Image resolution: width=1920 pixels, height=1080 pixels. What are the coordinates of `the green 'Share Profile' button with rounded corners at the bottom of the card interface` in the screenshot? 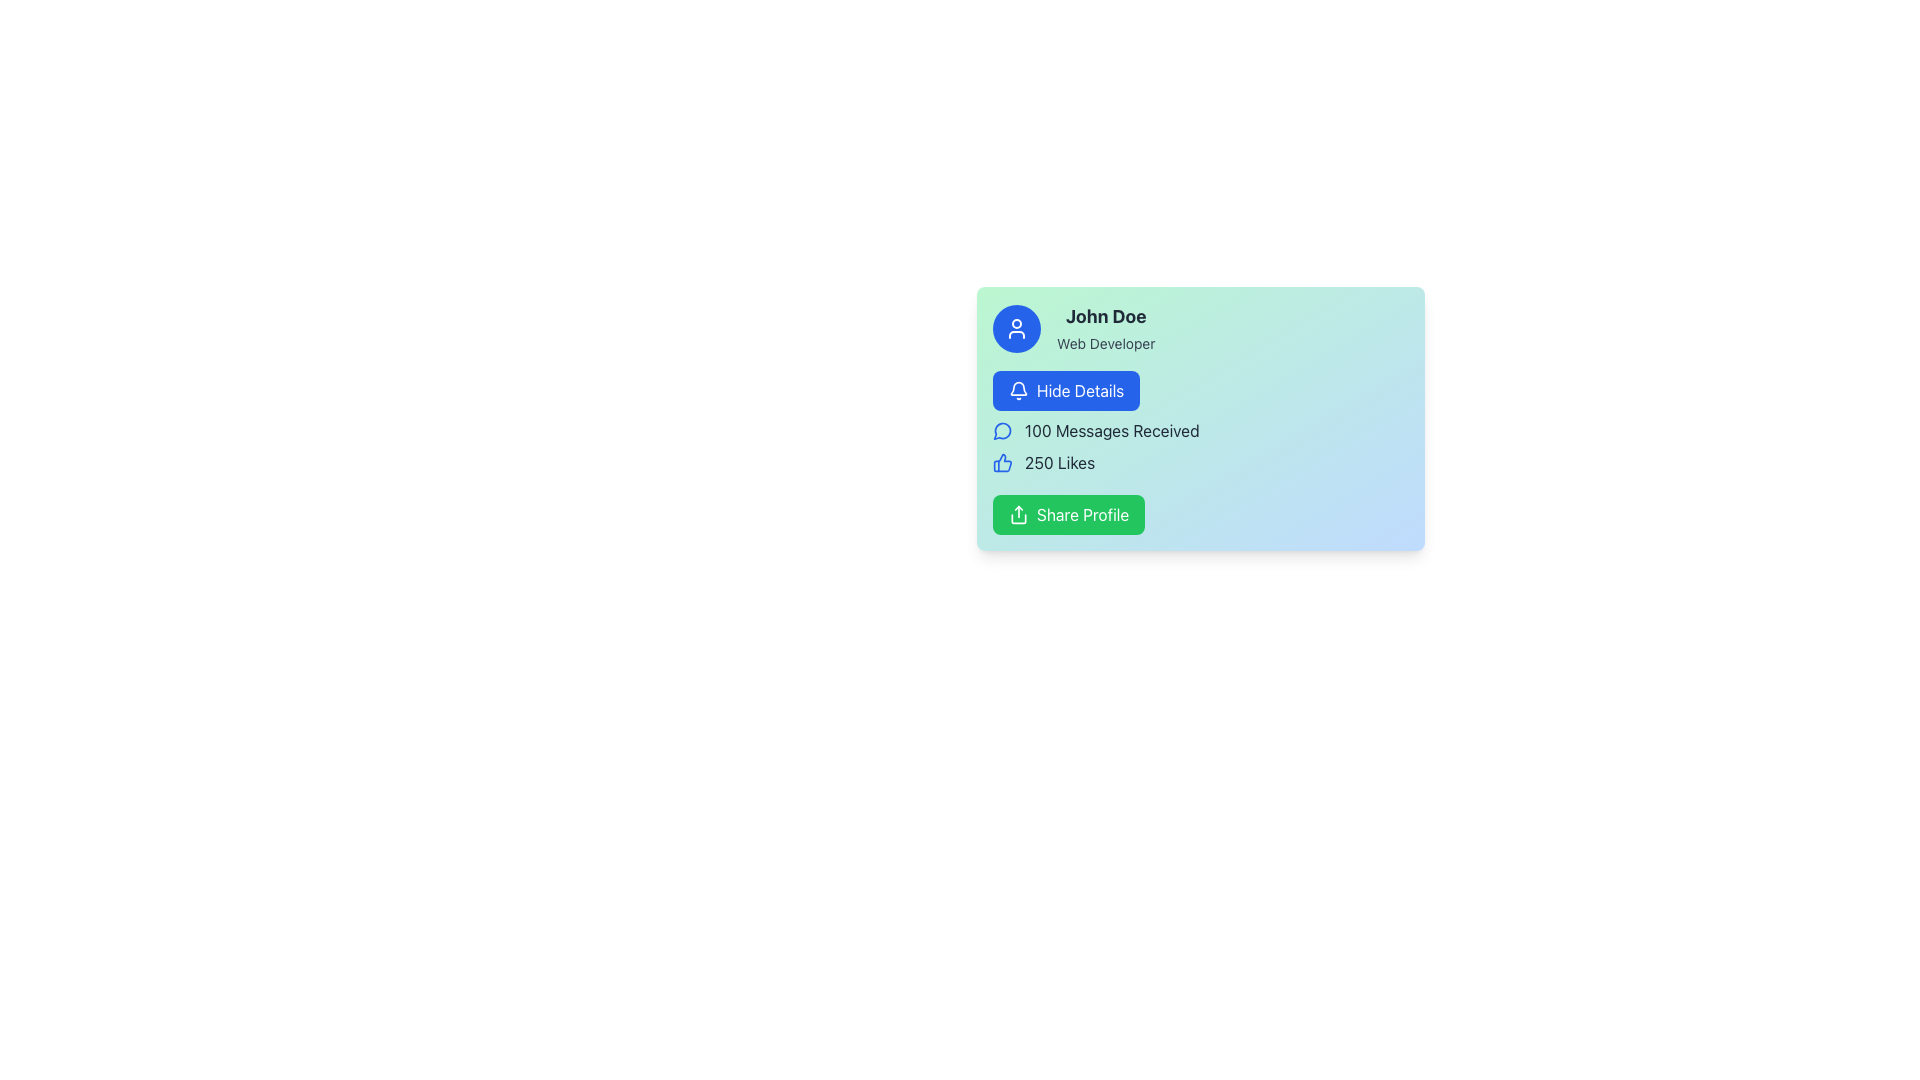 It's located at (1068, 514).